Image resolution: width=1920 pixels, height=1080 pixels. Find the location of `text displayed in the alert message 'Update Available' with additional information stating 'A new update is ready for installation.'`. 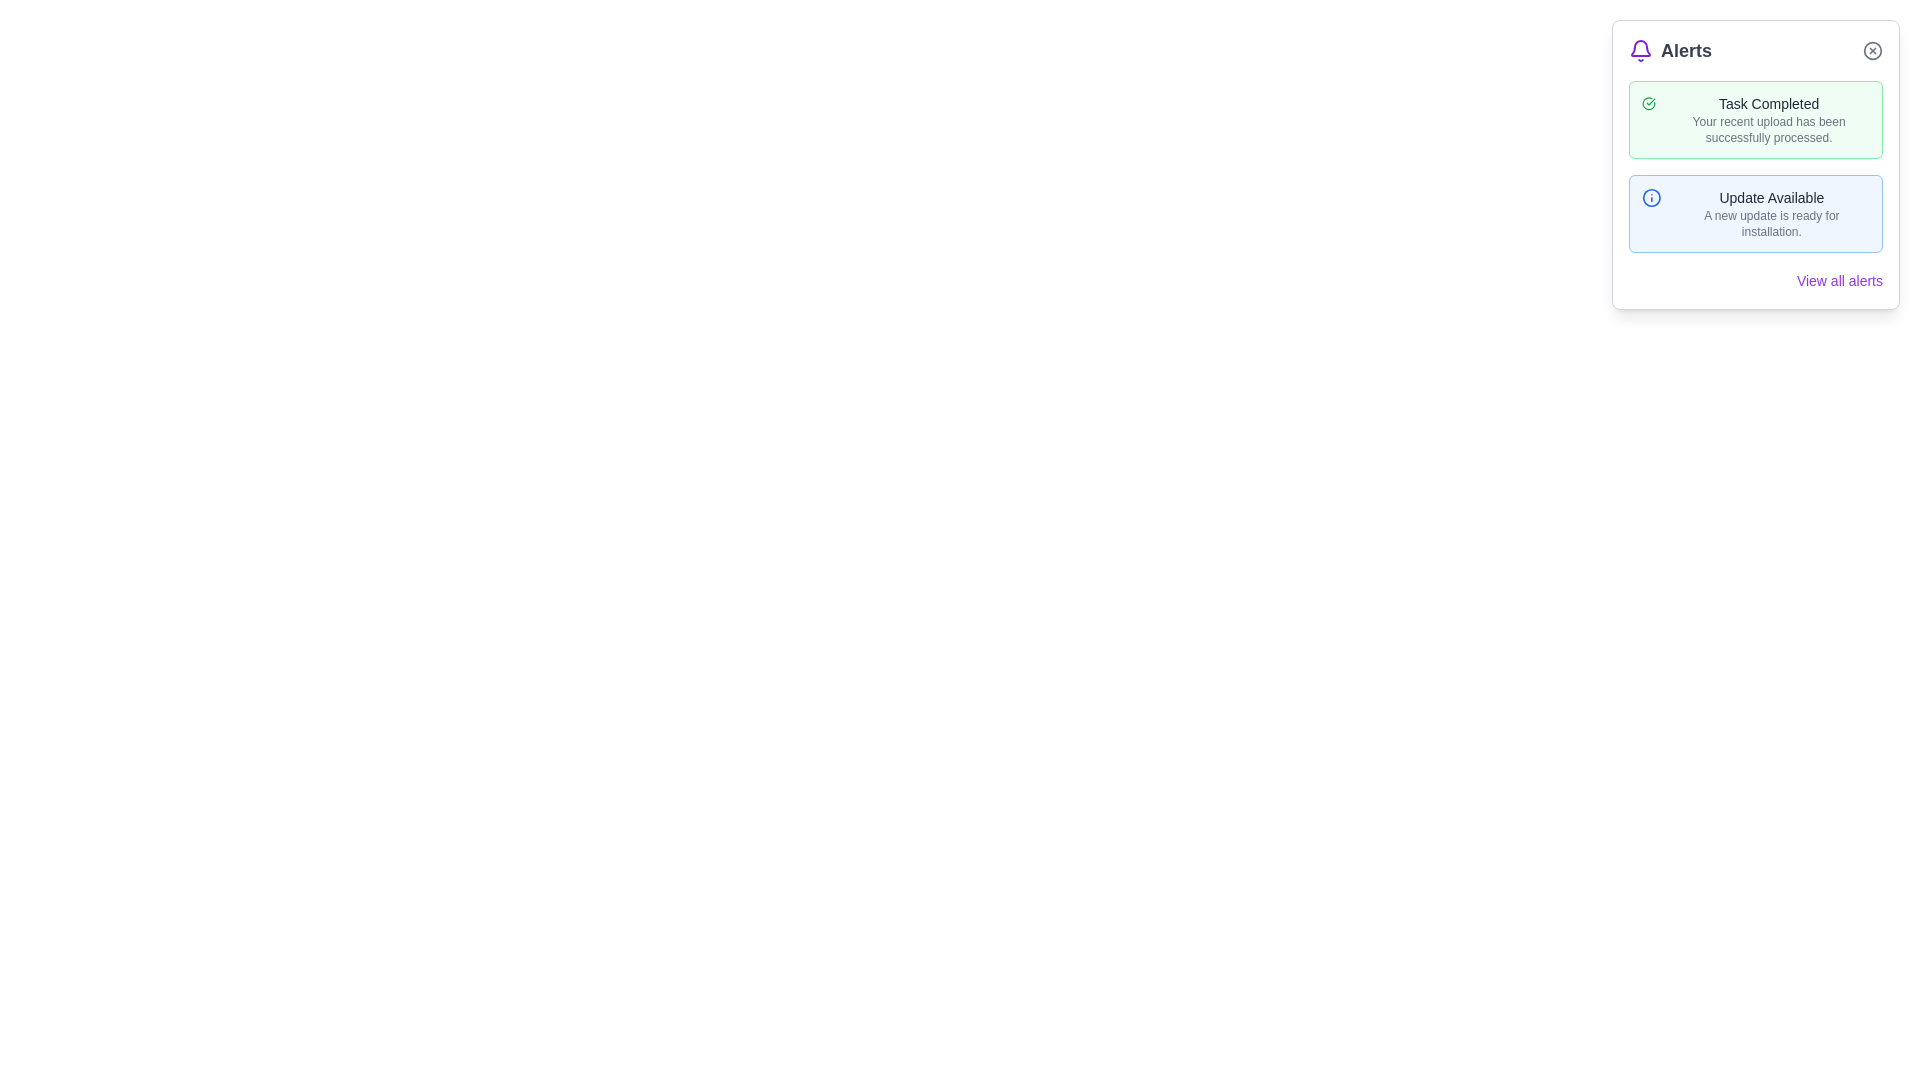

text displayed in the alert message 'Update Available' with additional information stating 'A new update is ready for installation.' is located at coordinates (1771, 213).